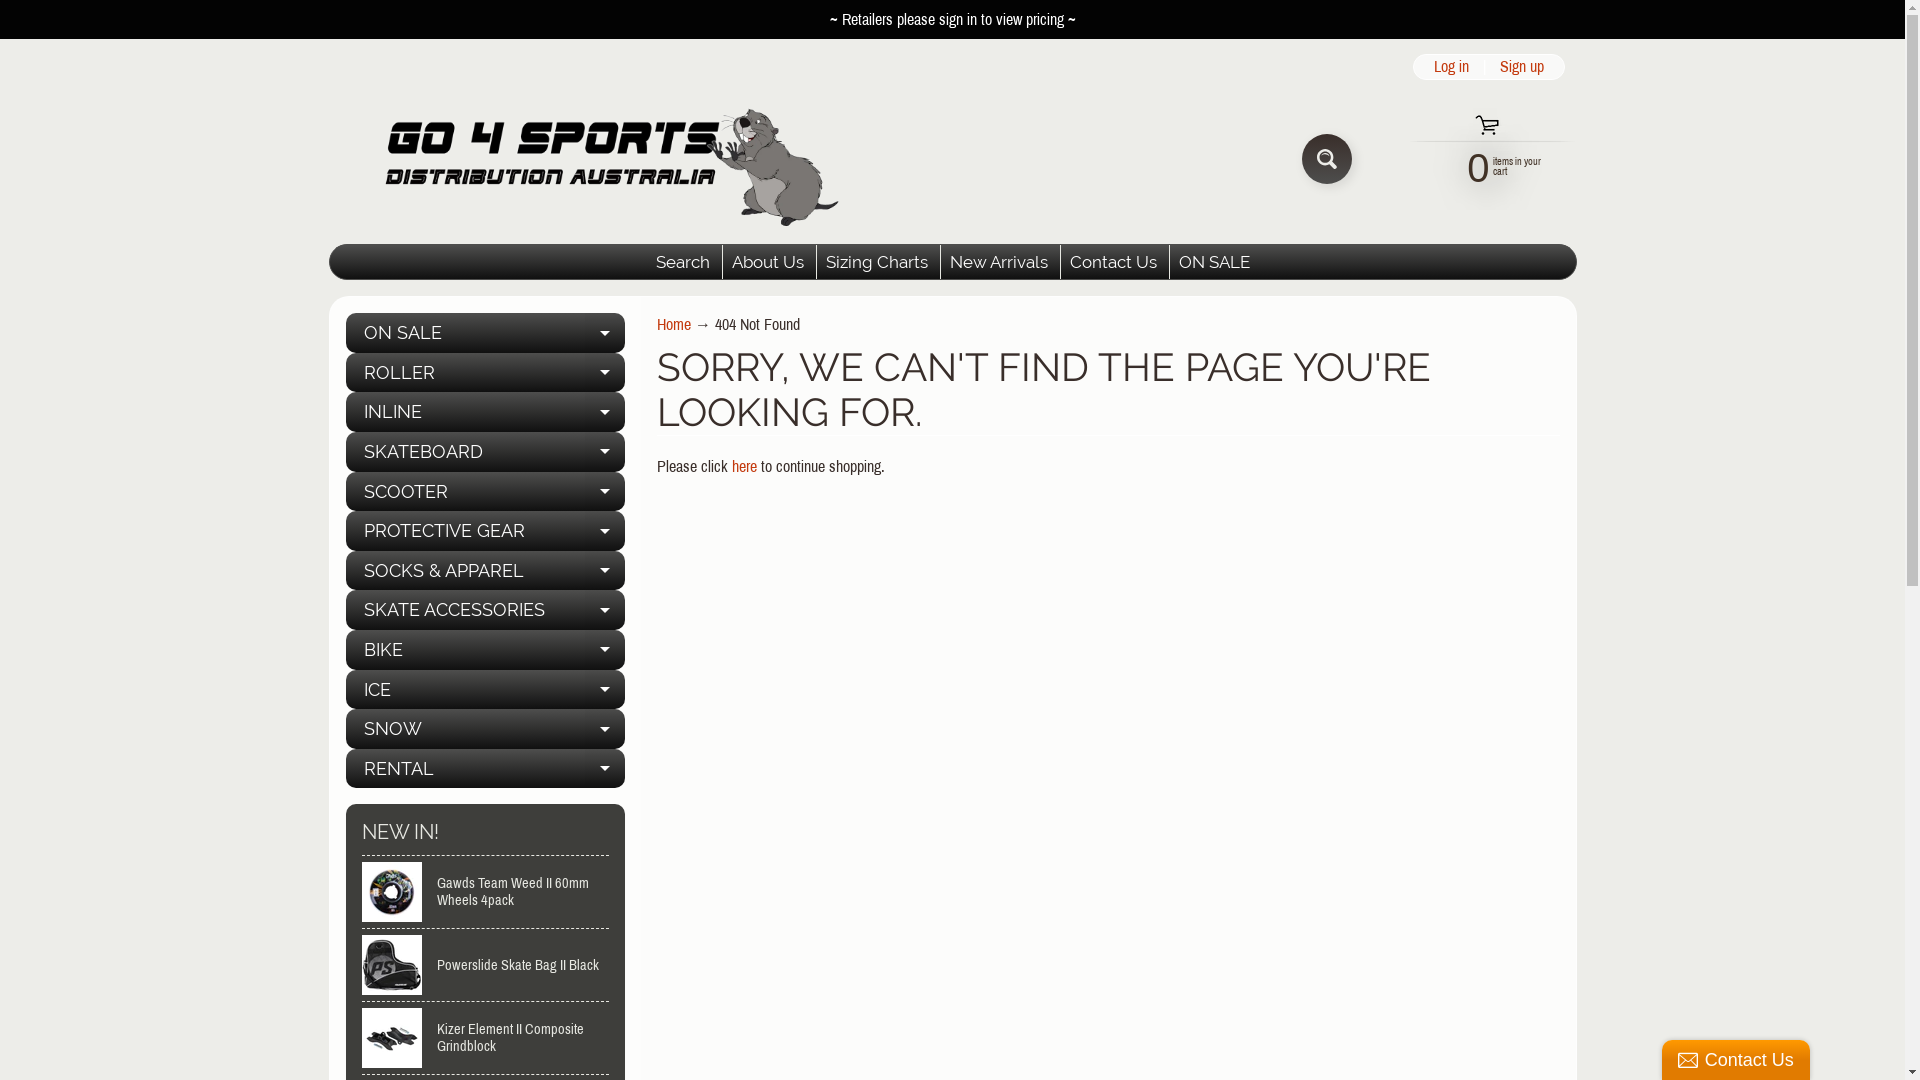 Image resolution: width=1920 pixels, height=1080 pixels. What do you see at coordinates (682, 261) in the screenshot?
I see `'Search'` at bounding box center [682, 261].